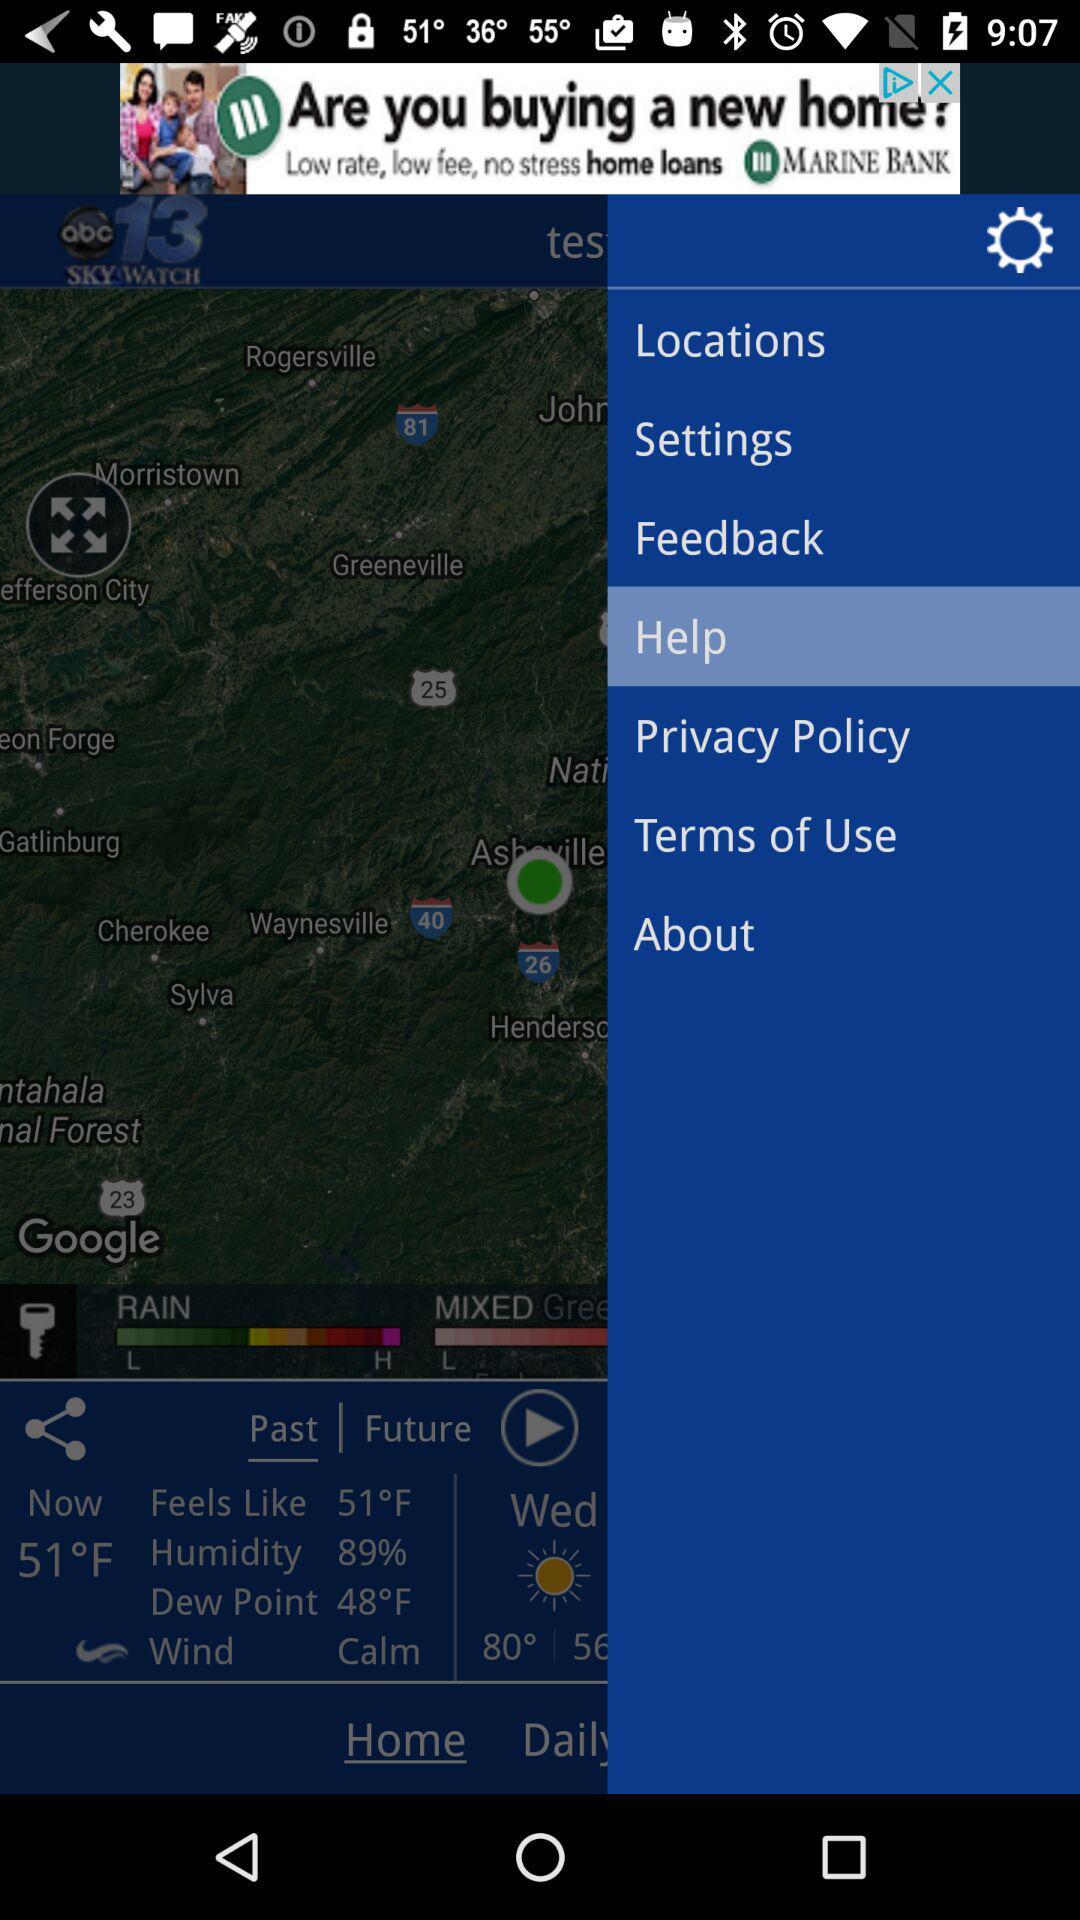  What do you see at coordinates (58, 1426) in the screenshot?
I see `the share icon` at bounding box center [58, 1426].